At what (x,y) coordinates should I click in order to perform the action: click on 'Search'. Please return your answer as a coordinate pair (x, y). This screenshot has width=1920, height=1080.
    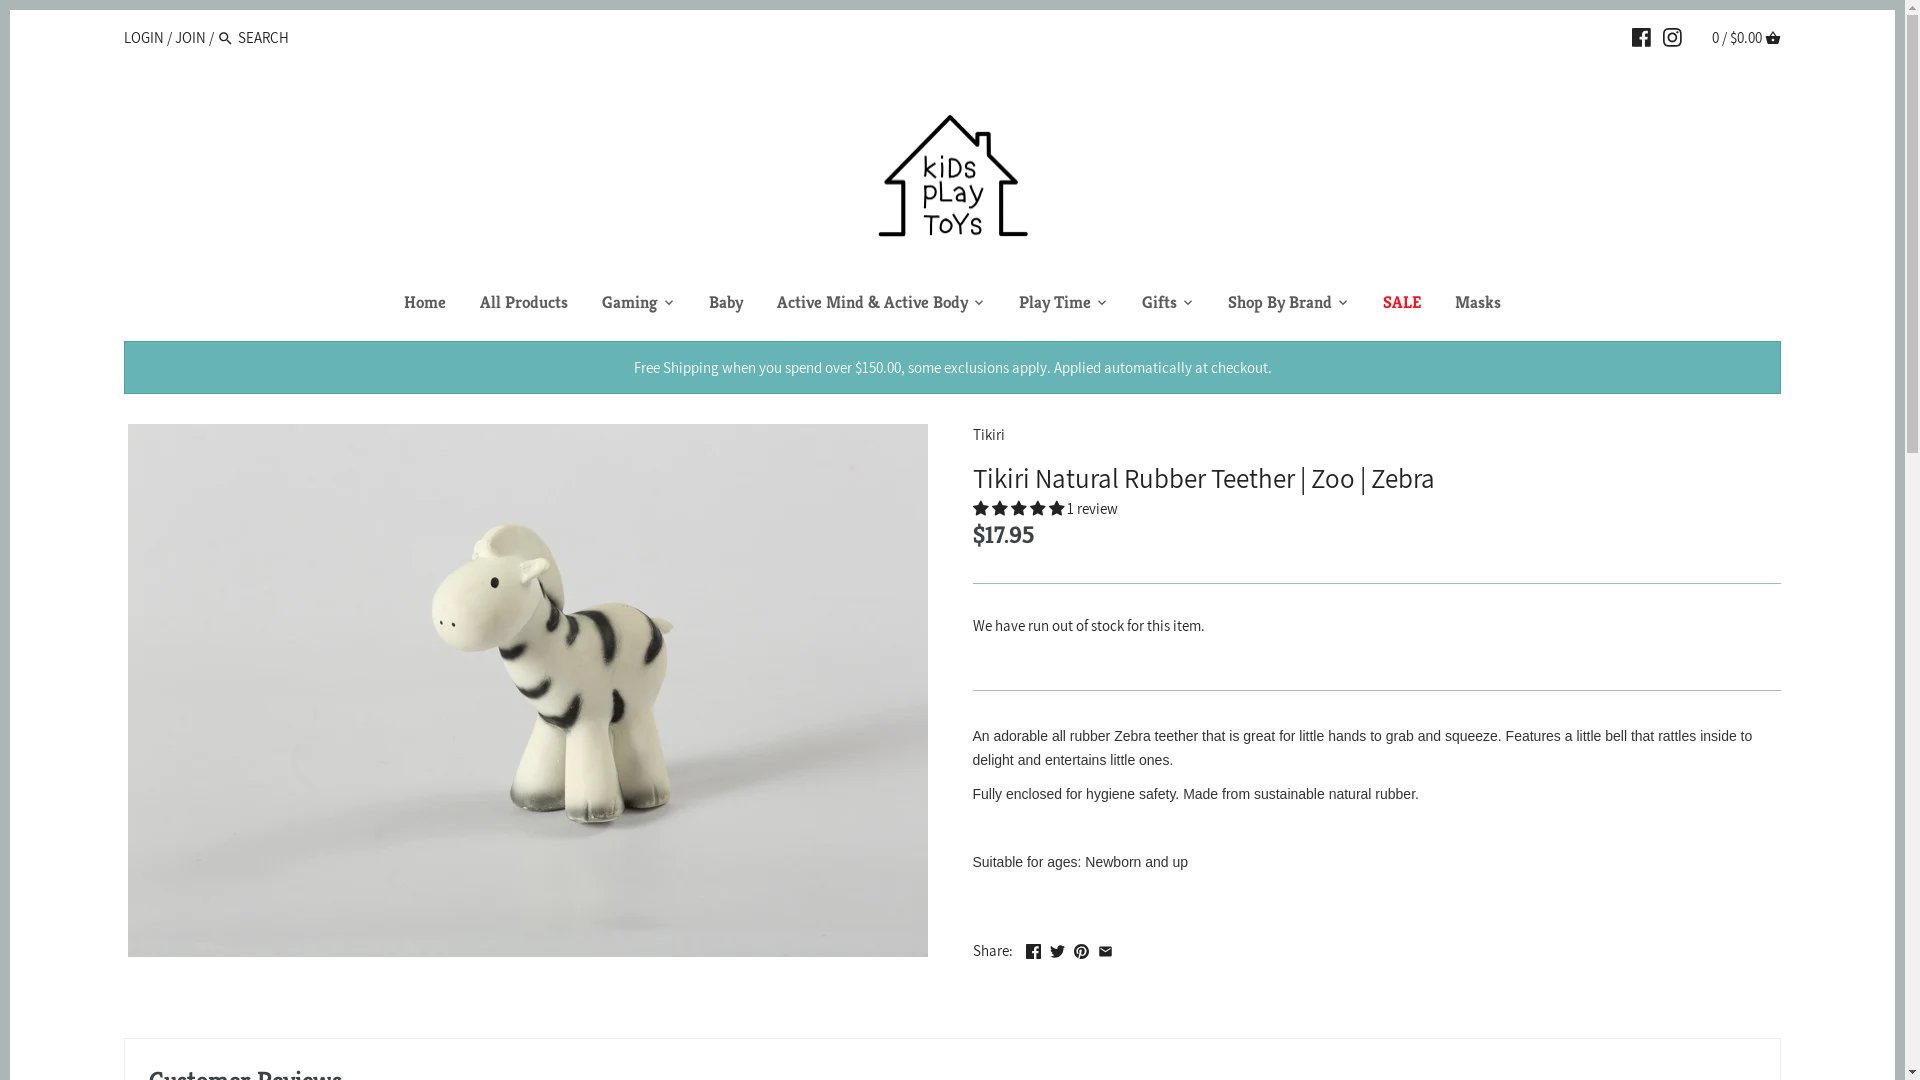
    Looking at the image, I should click on (216, 38).